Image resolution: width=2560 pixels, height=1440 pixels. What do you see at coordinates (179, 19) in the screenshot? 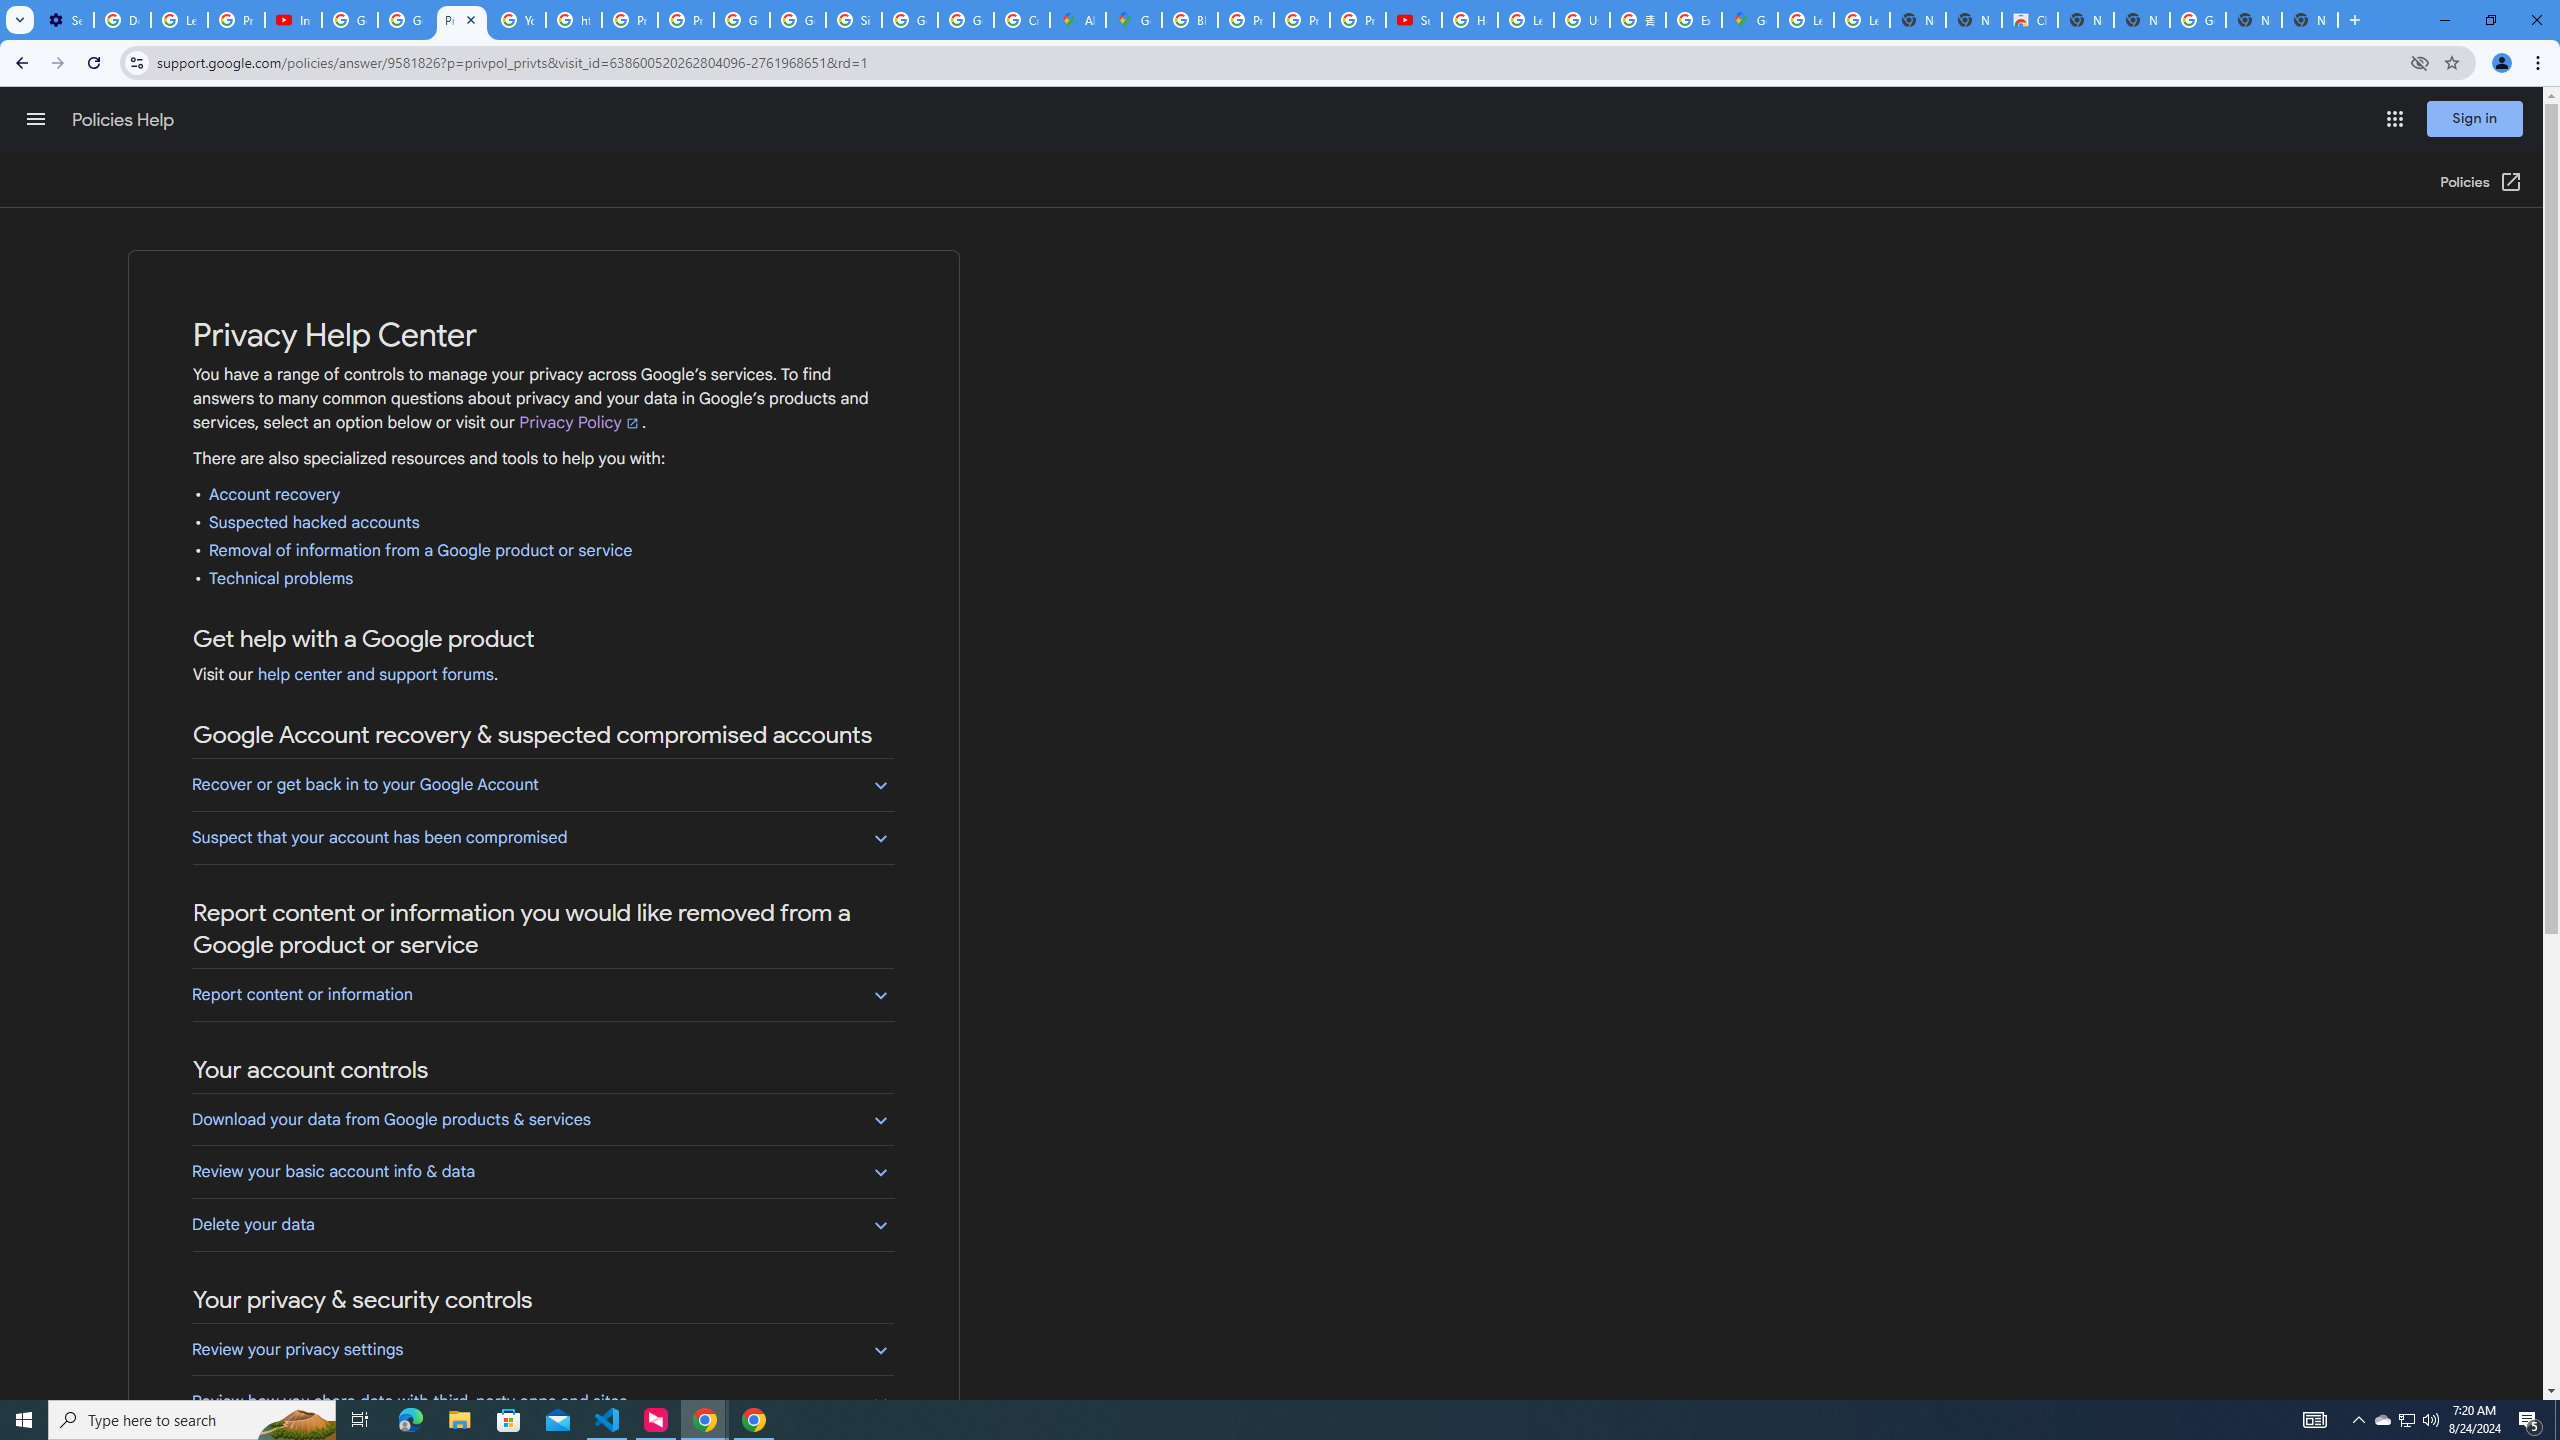
I see `'Learn how to find your photos - Google Photos Help'` at bounding box center [179, 19].